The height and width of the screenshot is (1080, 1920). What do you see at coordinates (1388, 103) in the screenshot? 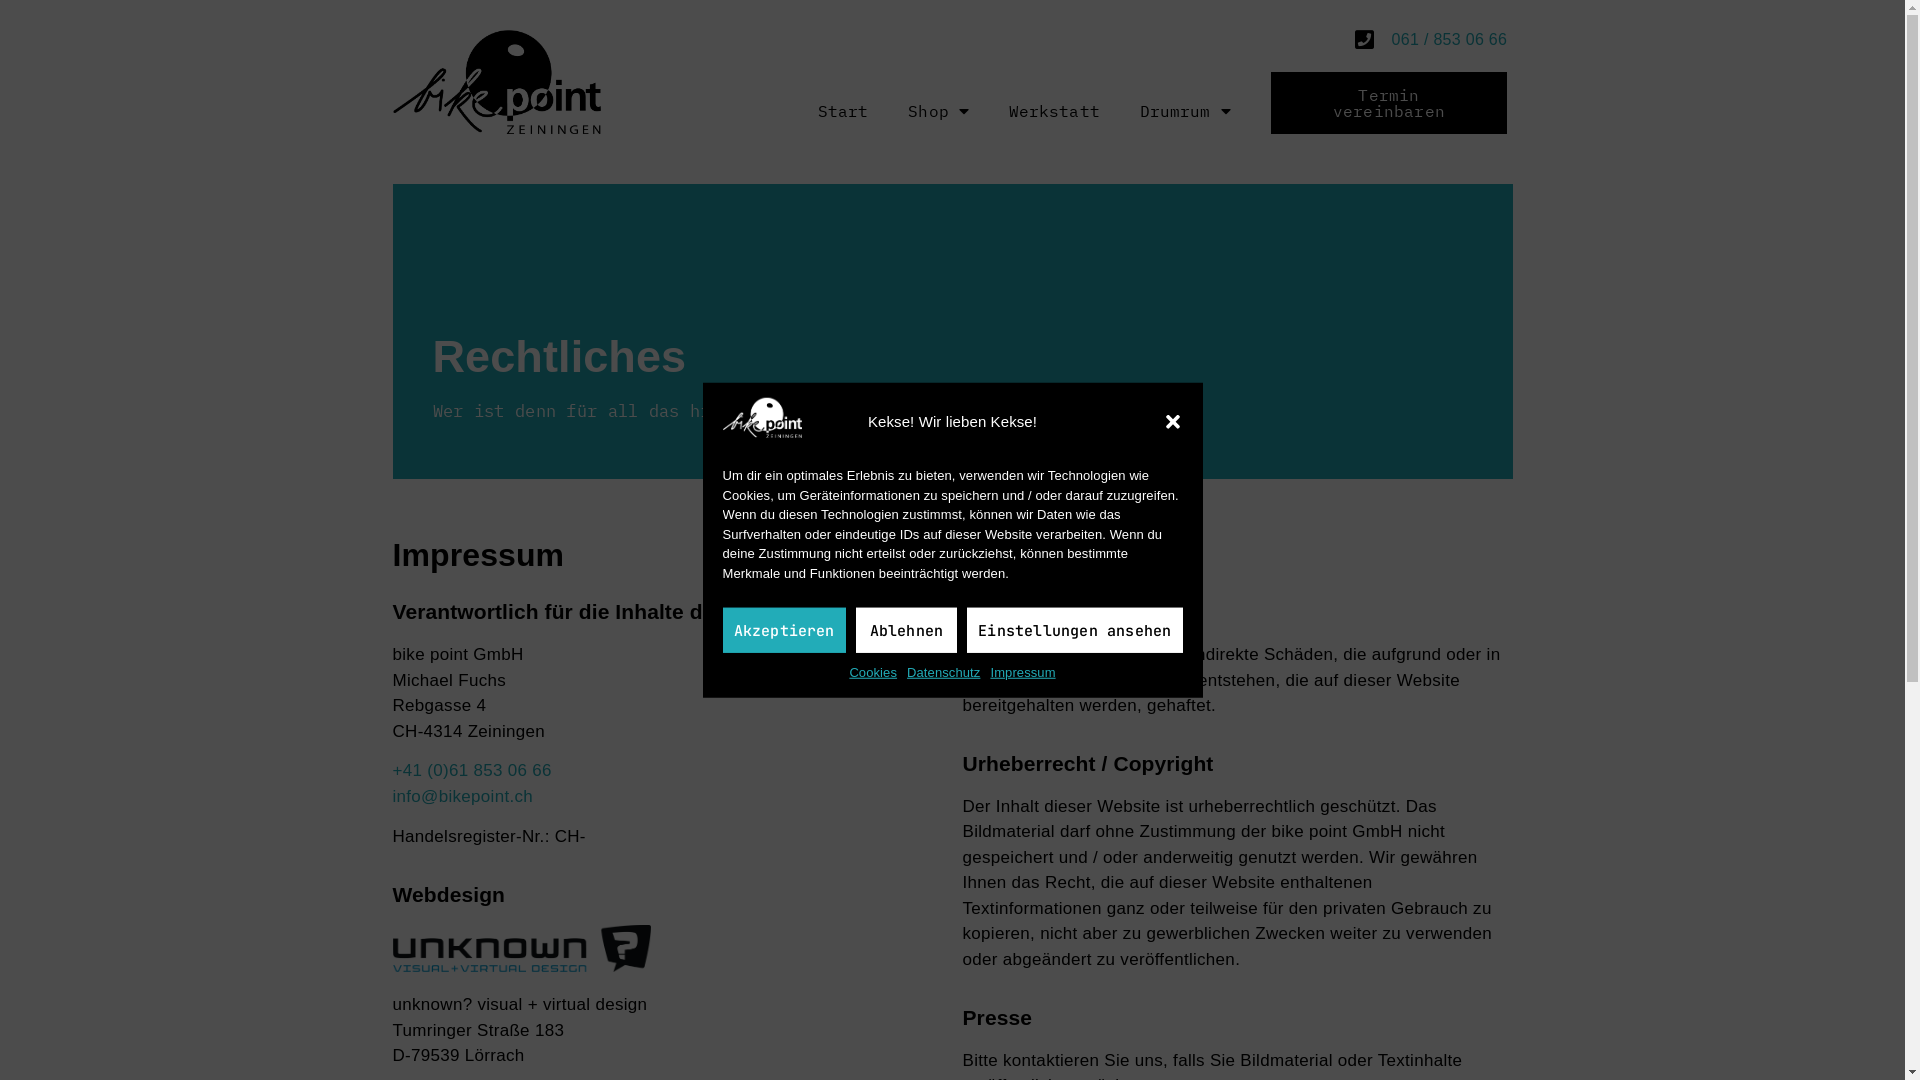
I see `'Termin vereinbaren'` at bounding box center [1388, 103].